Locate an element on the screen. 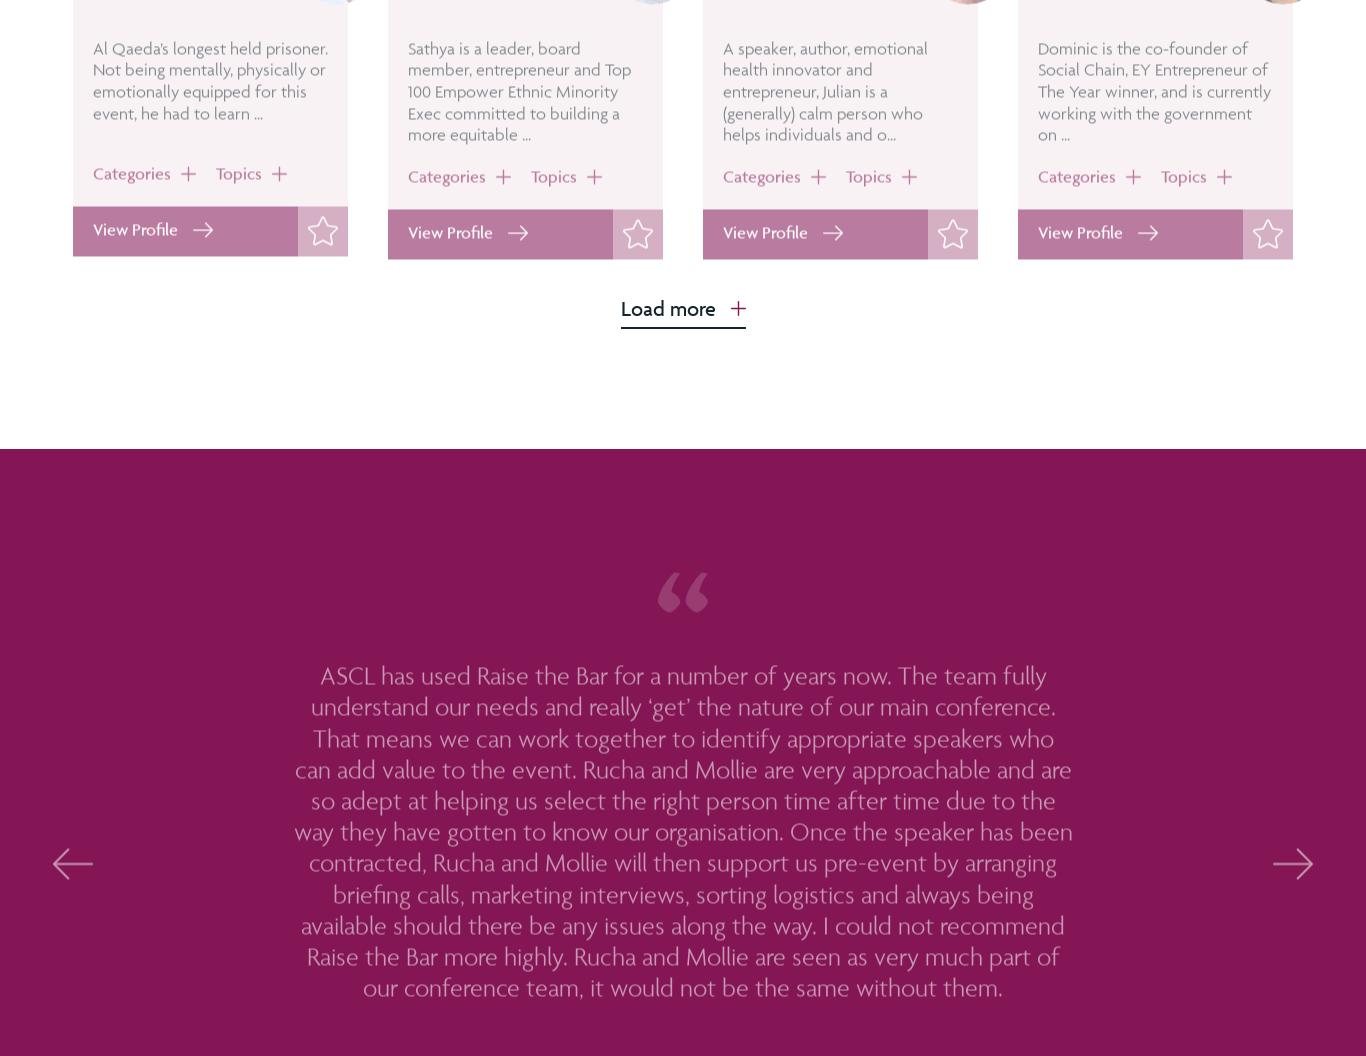 This screenshot has height=1056, width=1366. 'Load more' is located at coordinates (666, 307).